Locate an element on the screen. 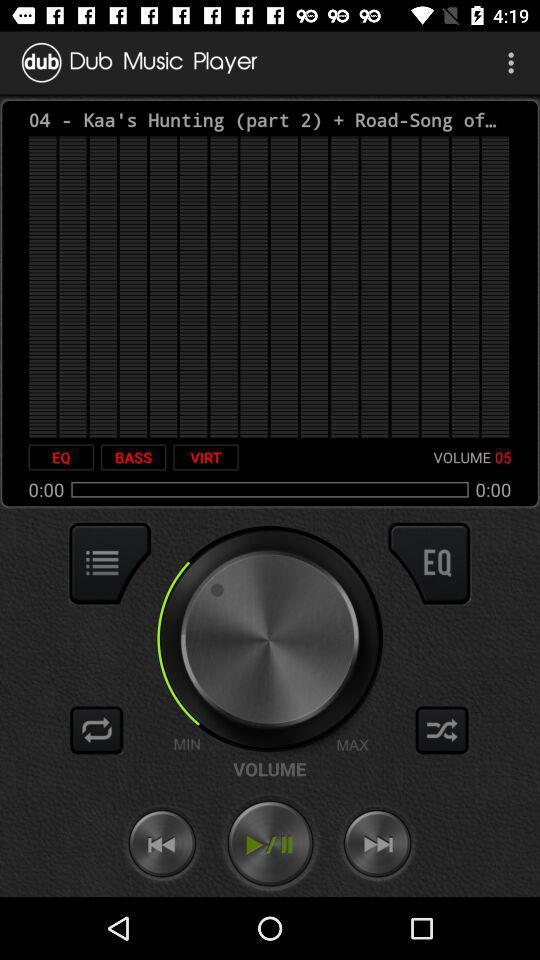 The image size is (540, 960). the button which is left side of the pause or play button is located at coordinates (161, 843).